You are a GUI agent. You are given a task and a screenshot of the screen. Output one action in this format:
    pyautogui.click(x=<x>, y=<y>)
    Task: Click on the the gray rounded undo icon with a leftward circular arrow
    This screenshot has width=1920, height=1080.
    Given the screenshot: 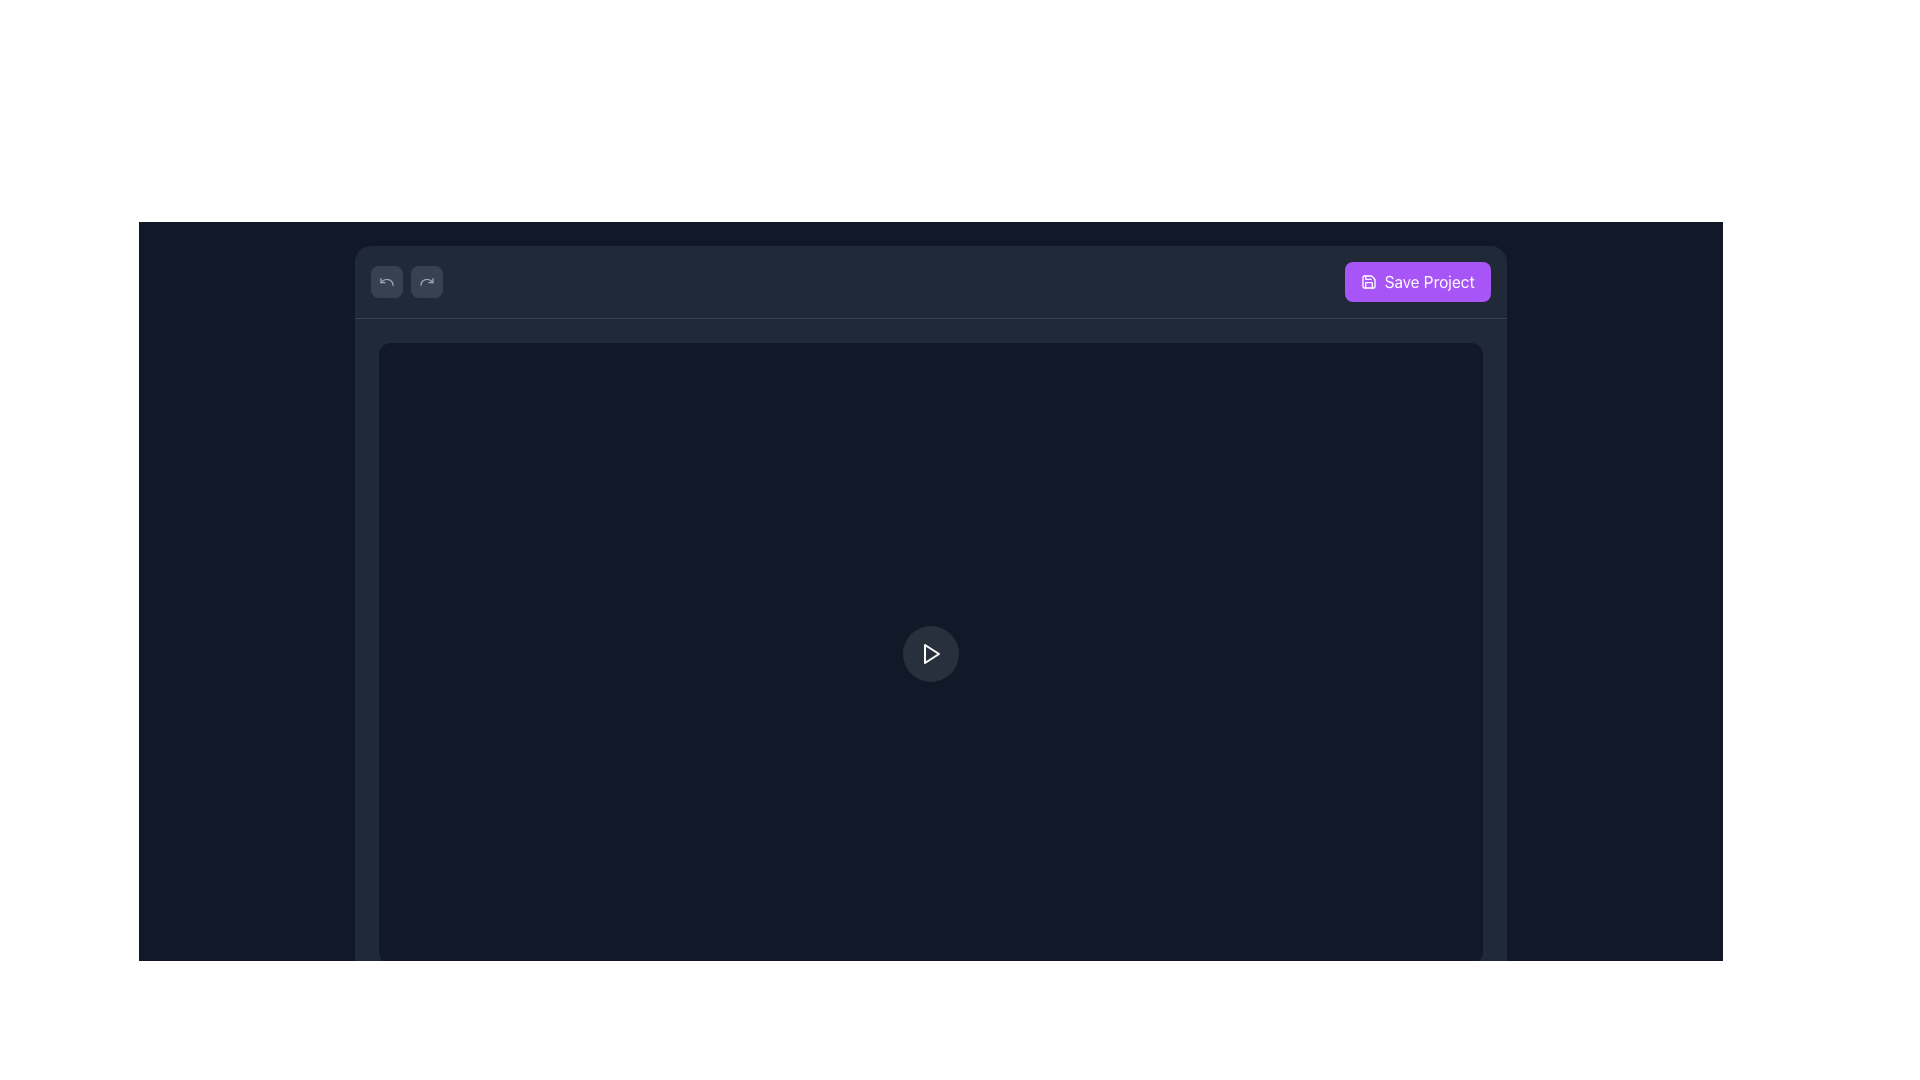 What is the action you would take?
    pyautogui.click(x=387, y=281)
    